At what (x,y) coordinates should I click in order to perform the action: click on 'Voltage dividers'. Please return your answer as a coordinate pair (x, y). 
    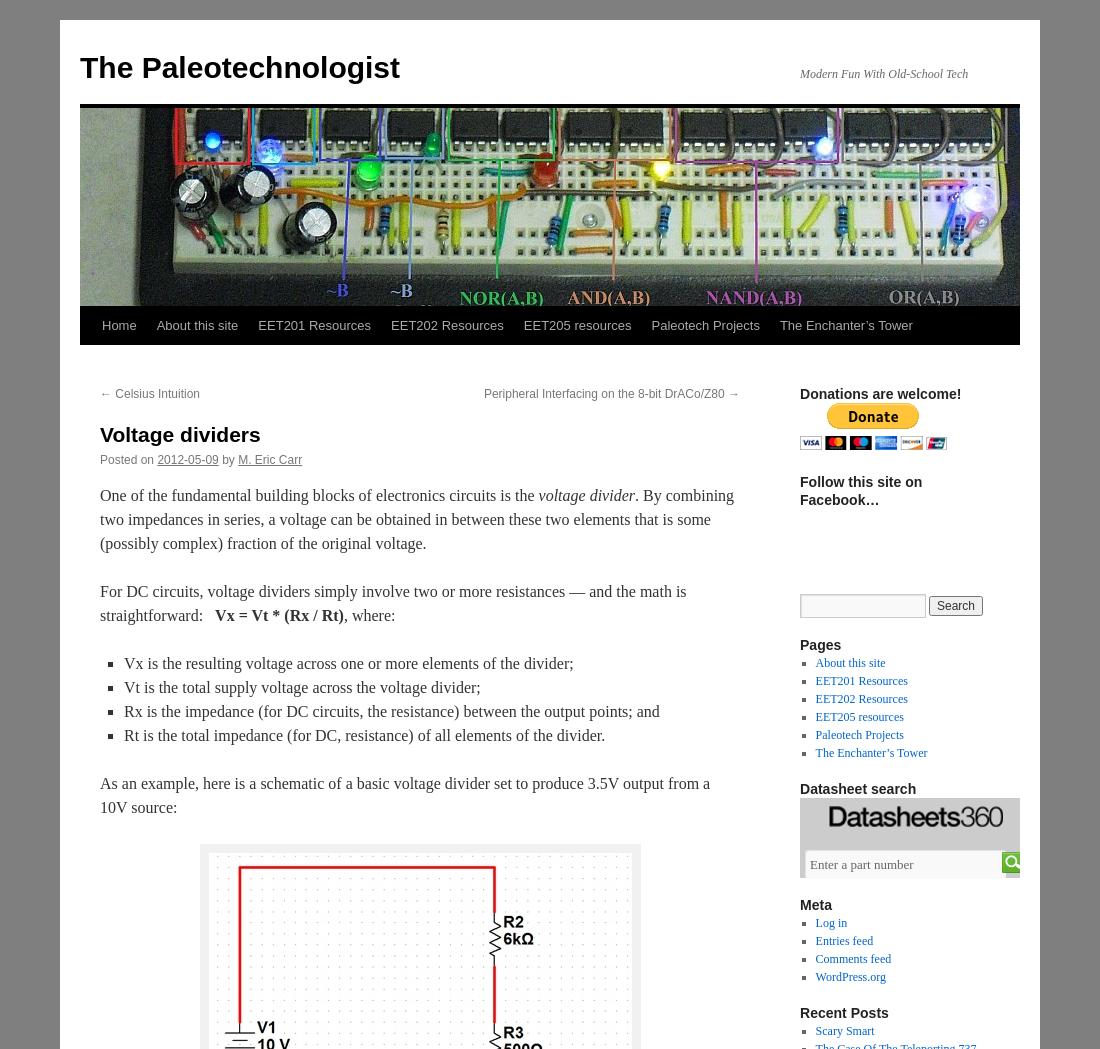
    Looking at the image, I should click on (178, 433).